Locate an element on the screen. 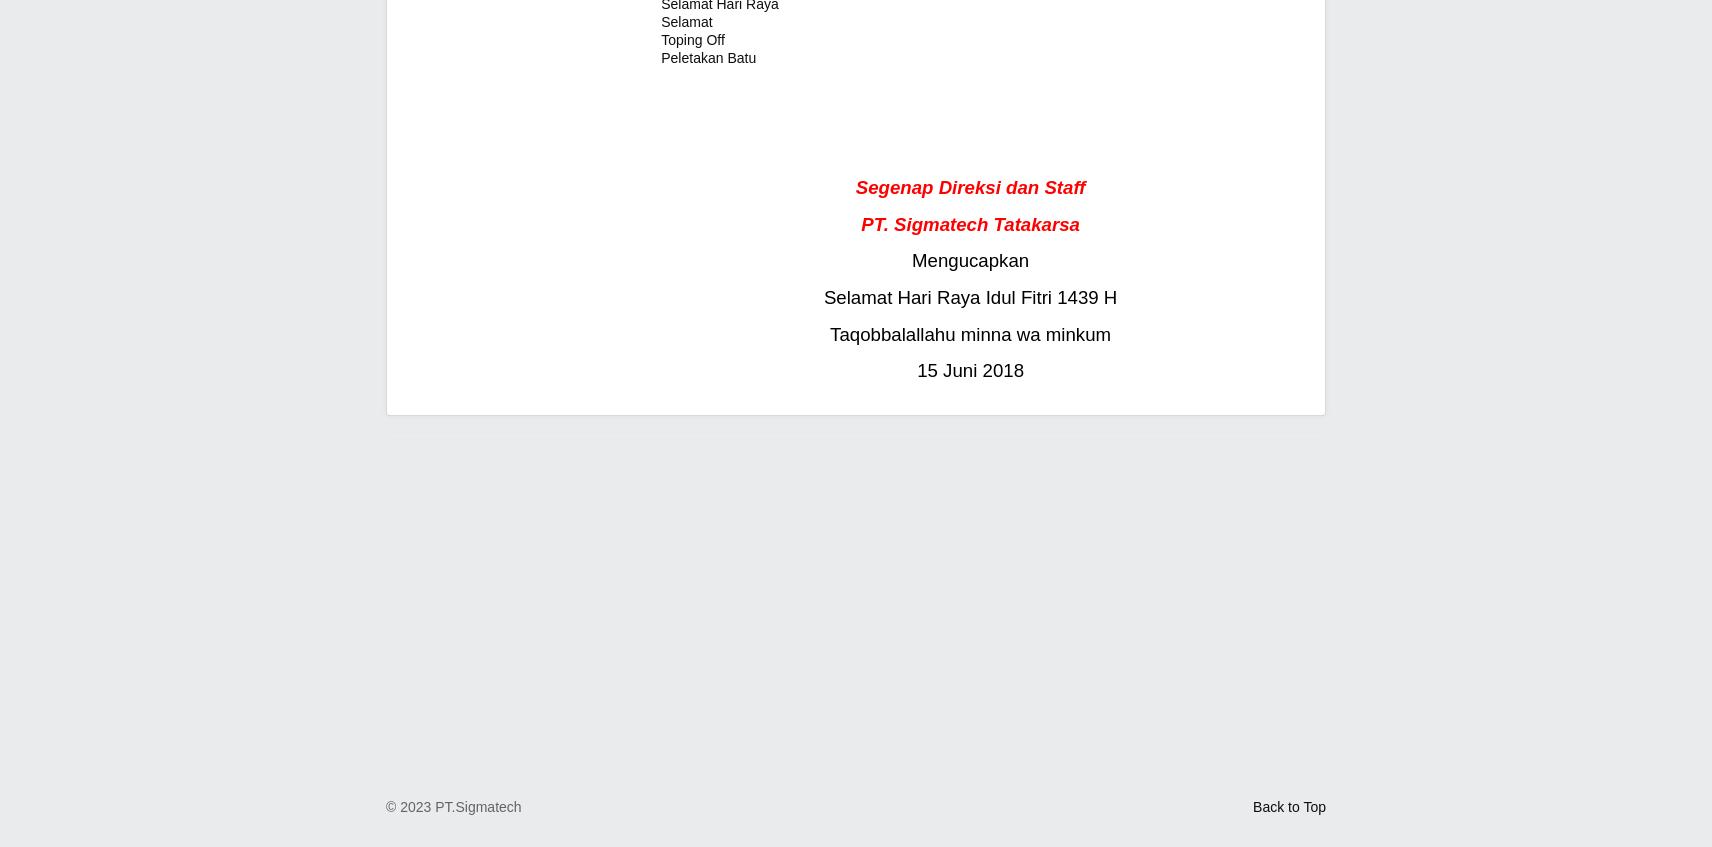  'Mengucapkan' is located at coordinates (969, 259).